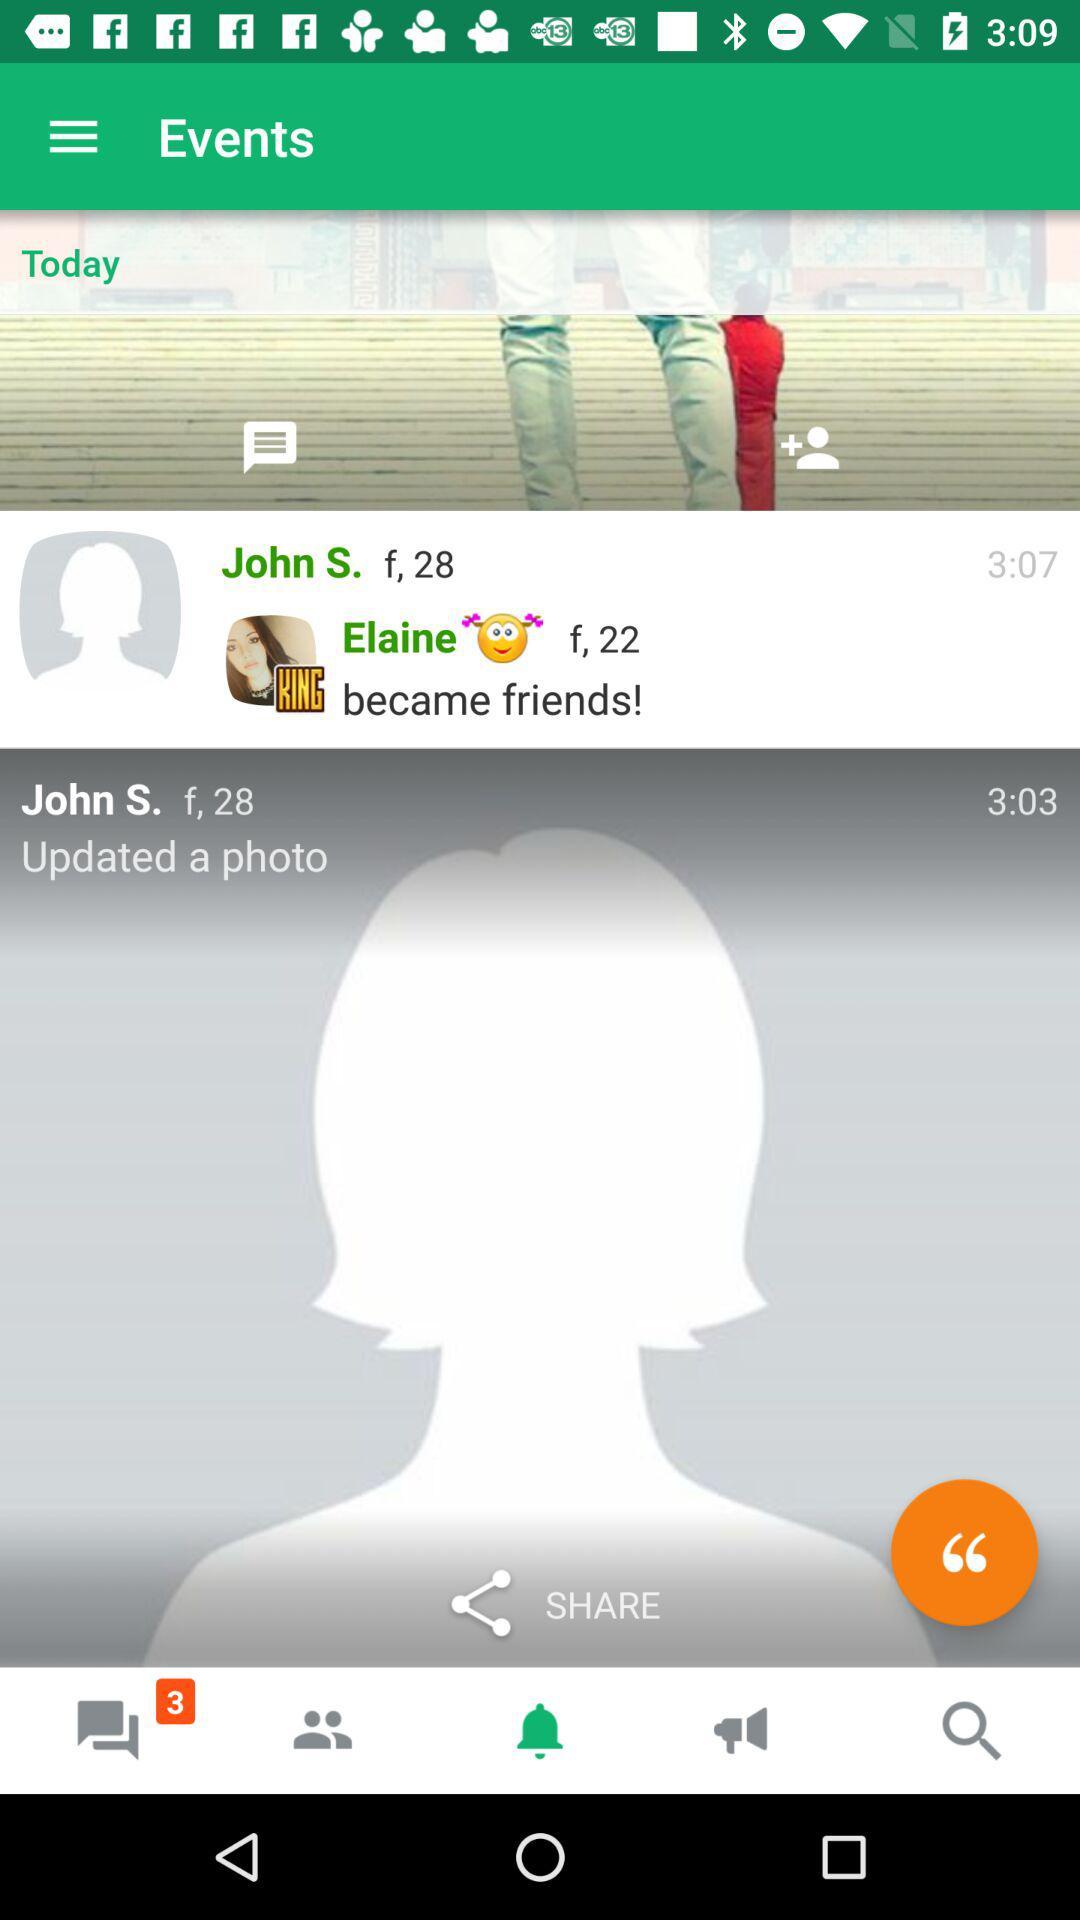 This screenshot has height=1920, width=1080. What do you see at coordinates (963, 1551) in the screenshot?
I see `x` at bounding box center [963, 1551].